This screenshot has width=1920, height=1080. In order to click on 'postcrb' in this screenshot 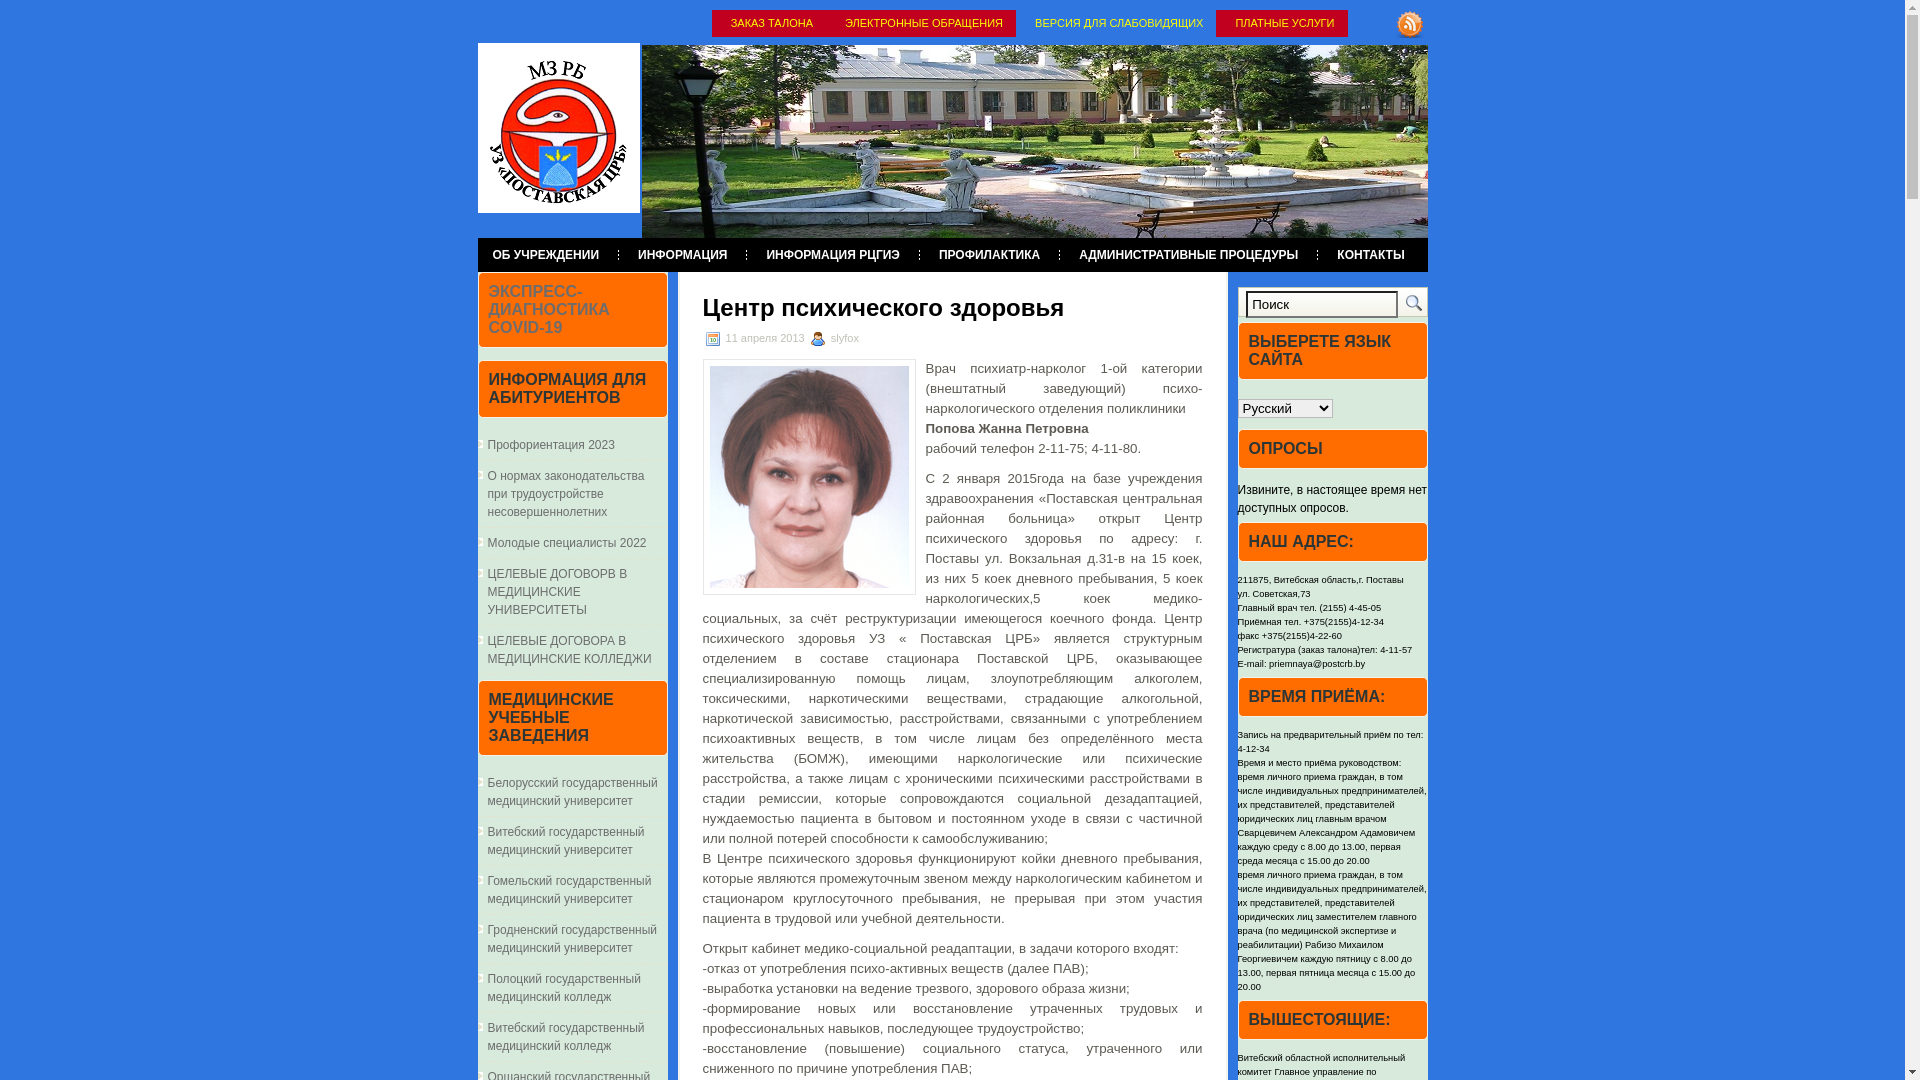, I will do `click(558, 127)`.